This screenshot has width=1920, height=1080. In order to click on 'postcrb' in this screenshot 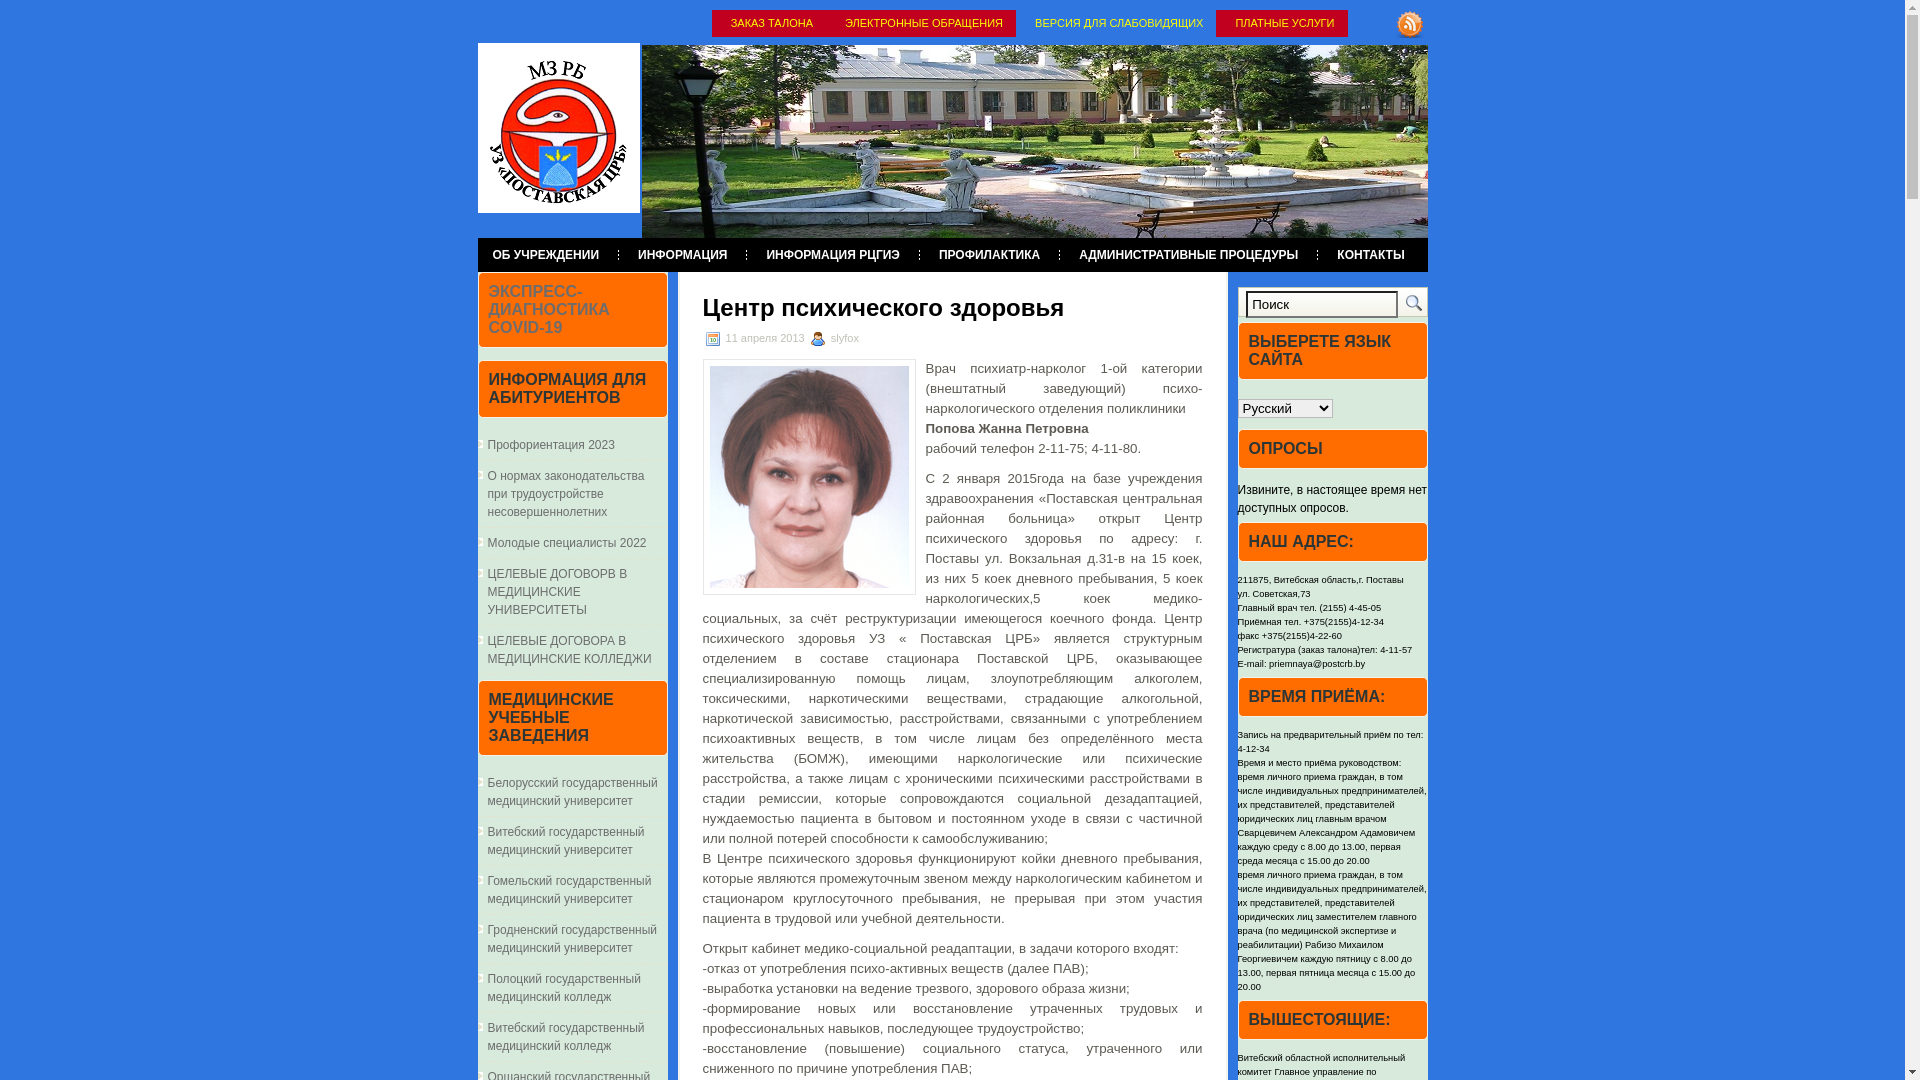, I will do `click(558, 127)`.